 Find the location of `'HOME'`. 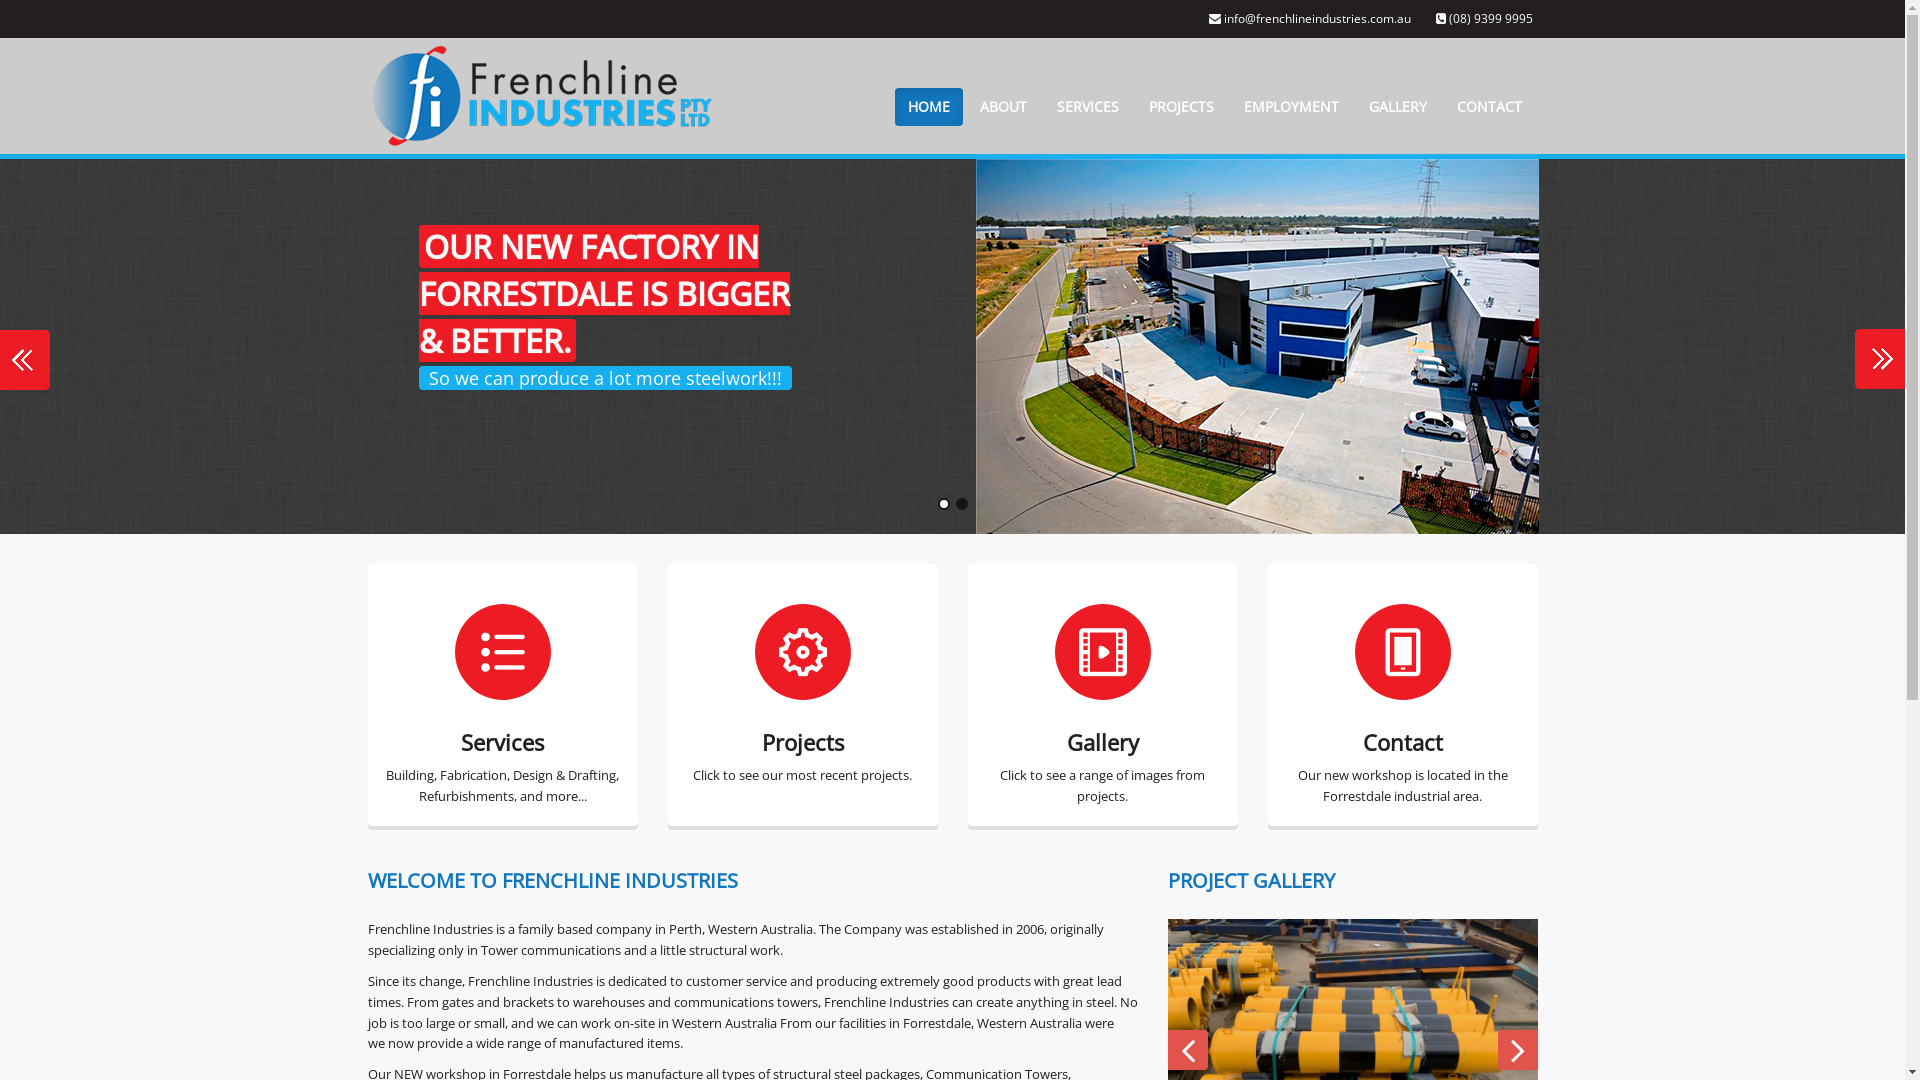

'HOME' is located at coordinates (926, 107).